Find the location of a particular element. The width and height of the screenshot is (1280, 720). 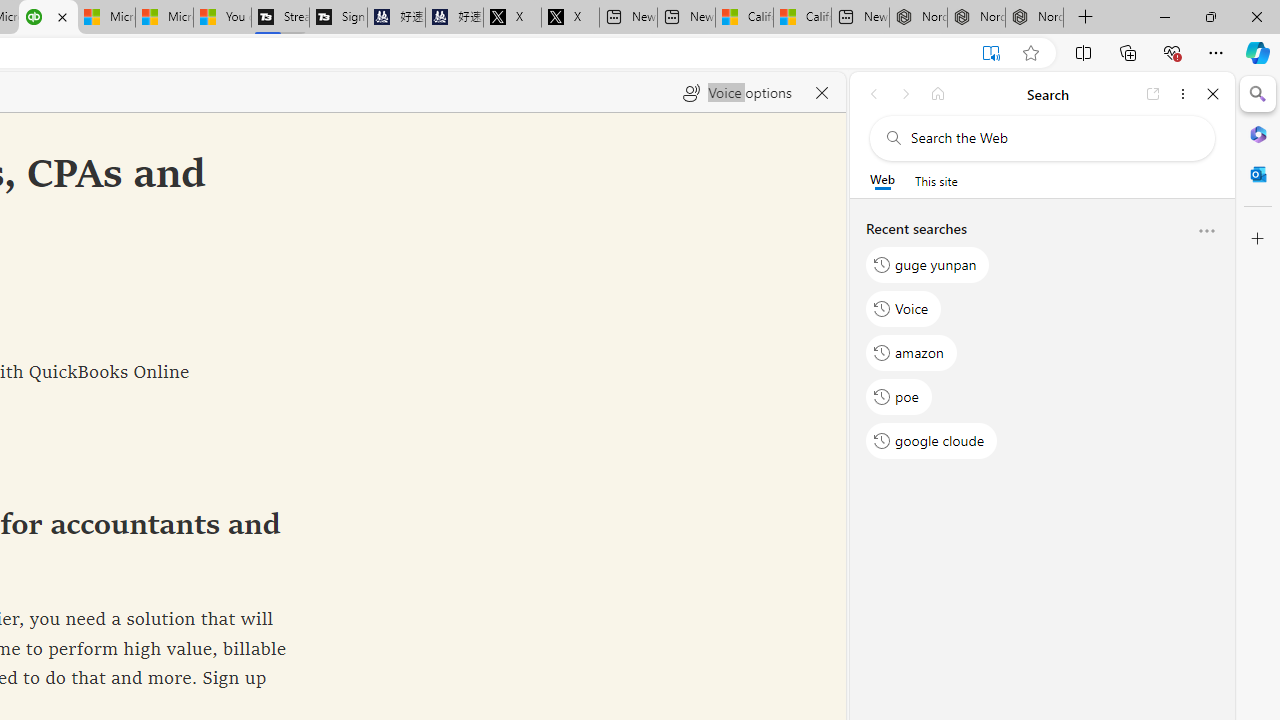

'Customize' is located at coordinates (1257, 238).